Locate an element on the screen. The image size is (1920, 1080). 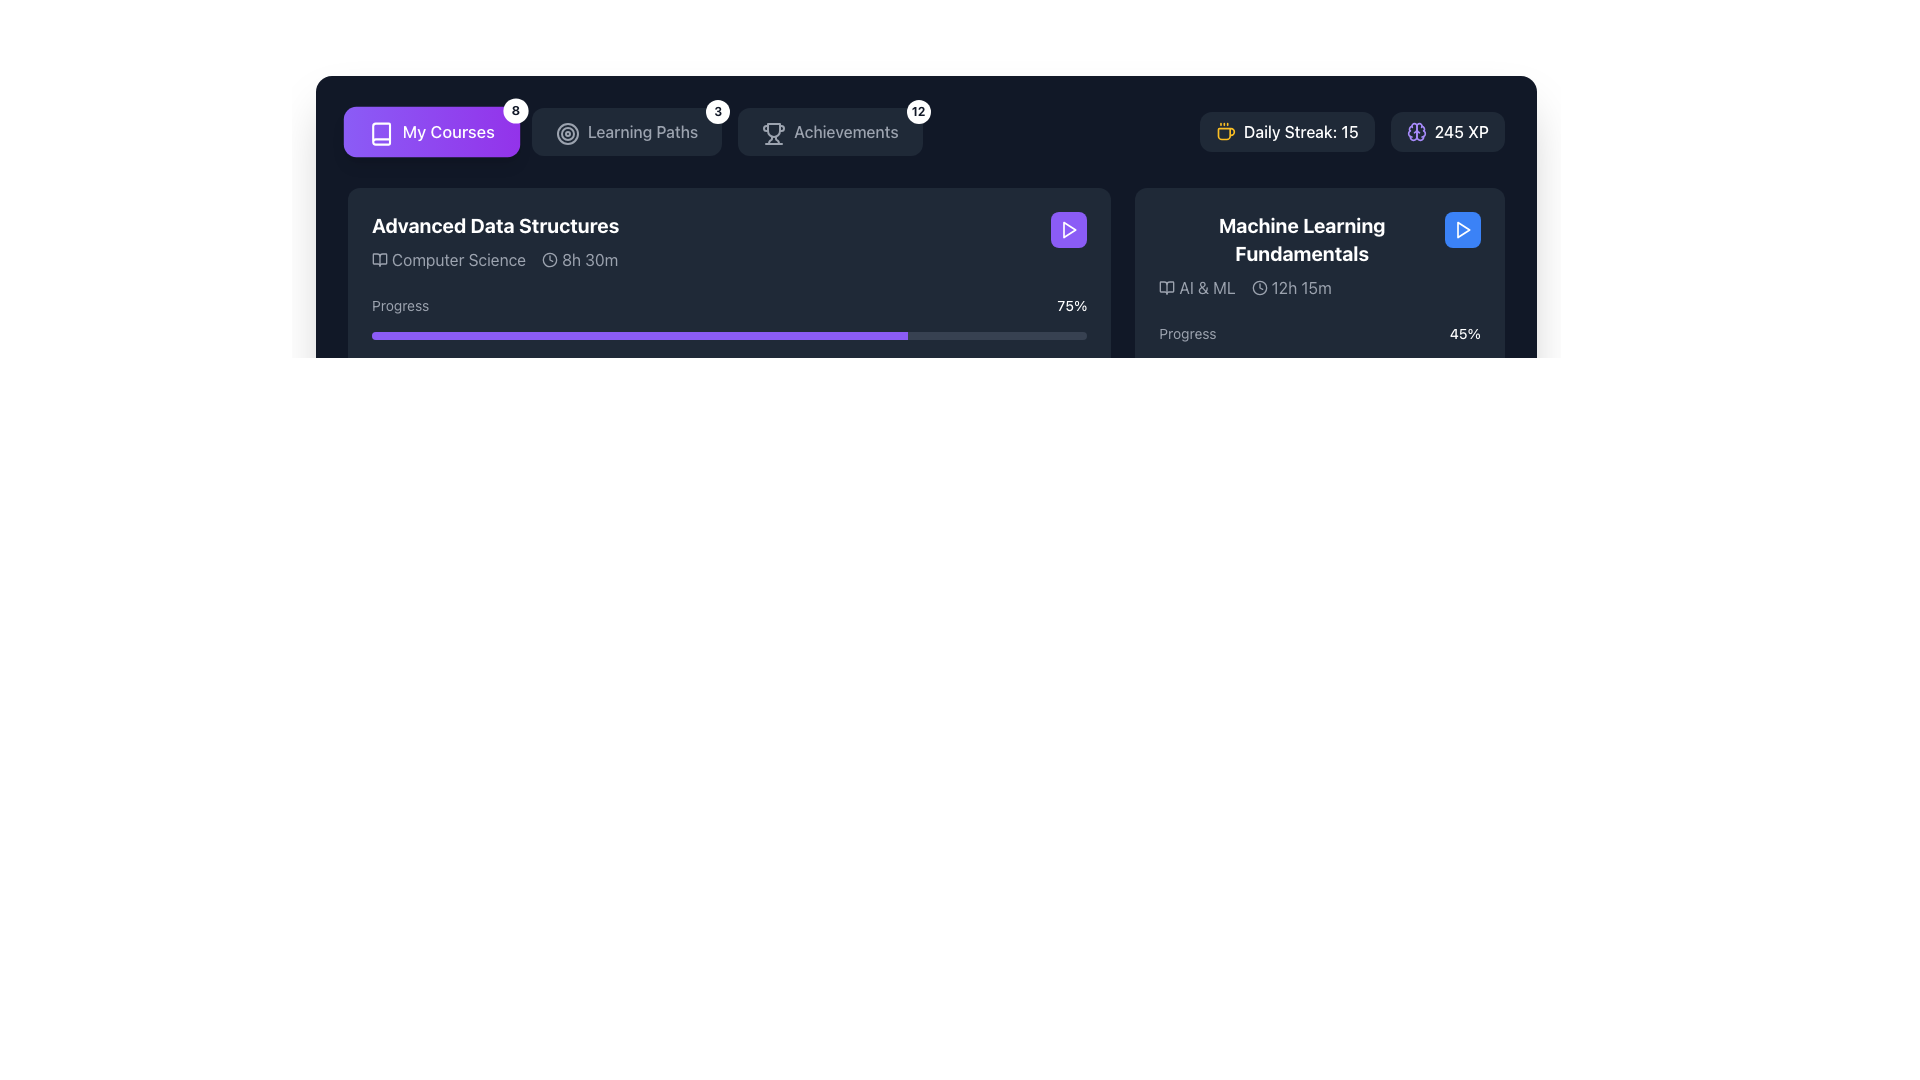
the 'AI & ML' label with an icon resembling an open book, located in the 'Machine Learning Fundamentals' section, to the left of the '12h 15m' text is located at coordinates (1197, 288).